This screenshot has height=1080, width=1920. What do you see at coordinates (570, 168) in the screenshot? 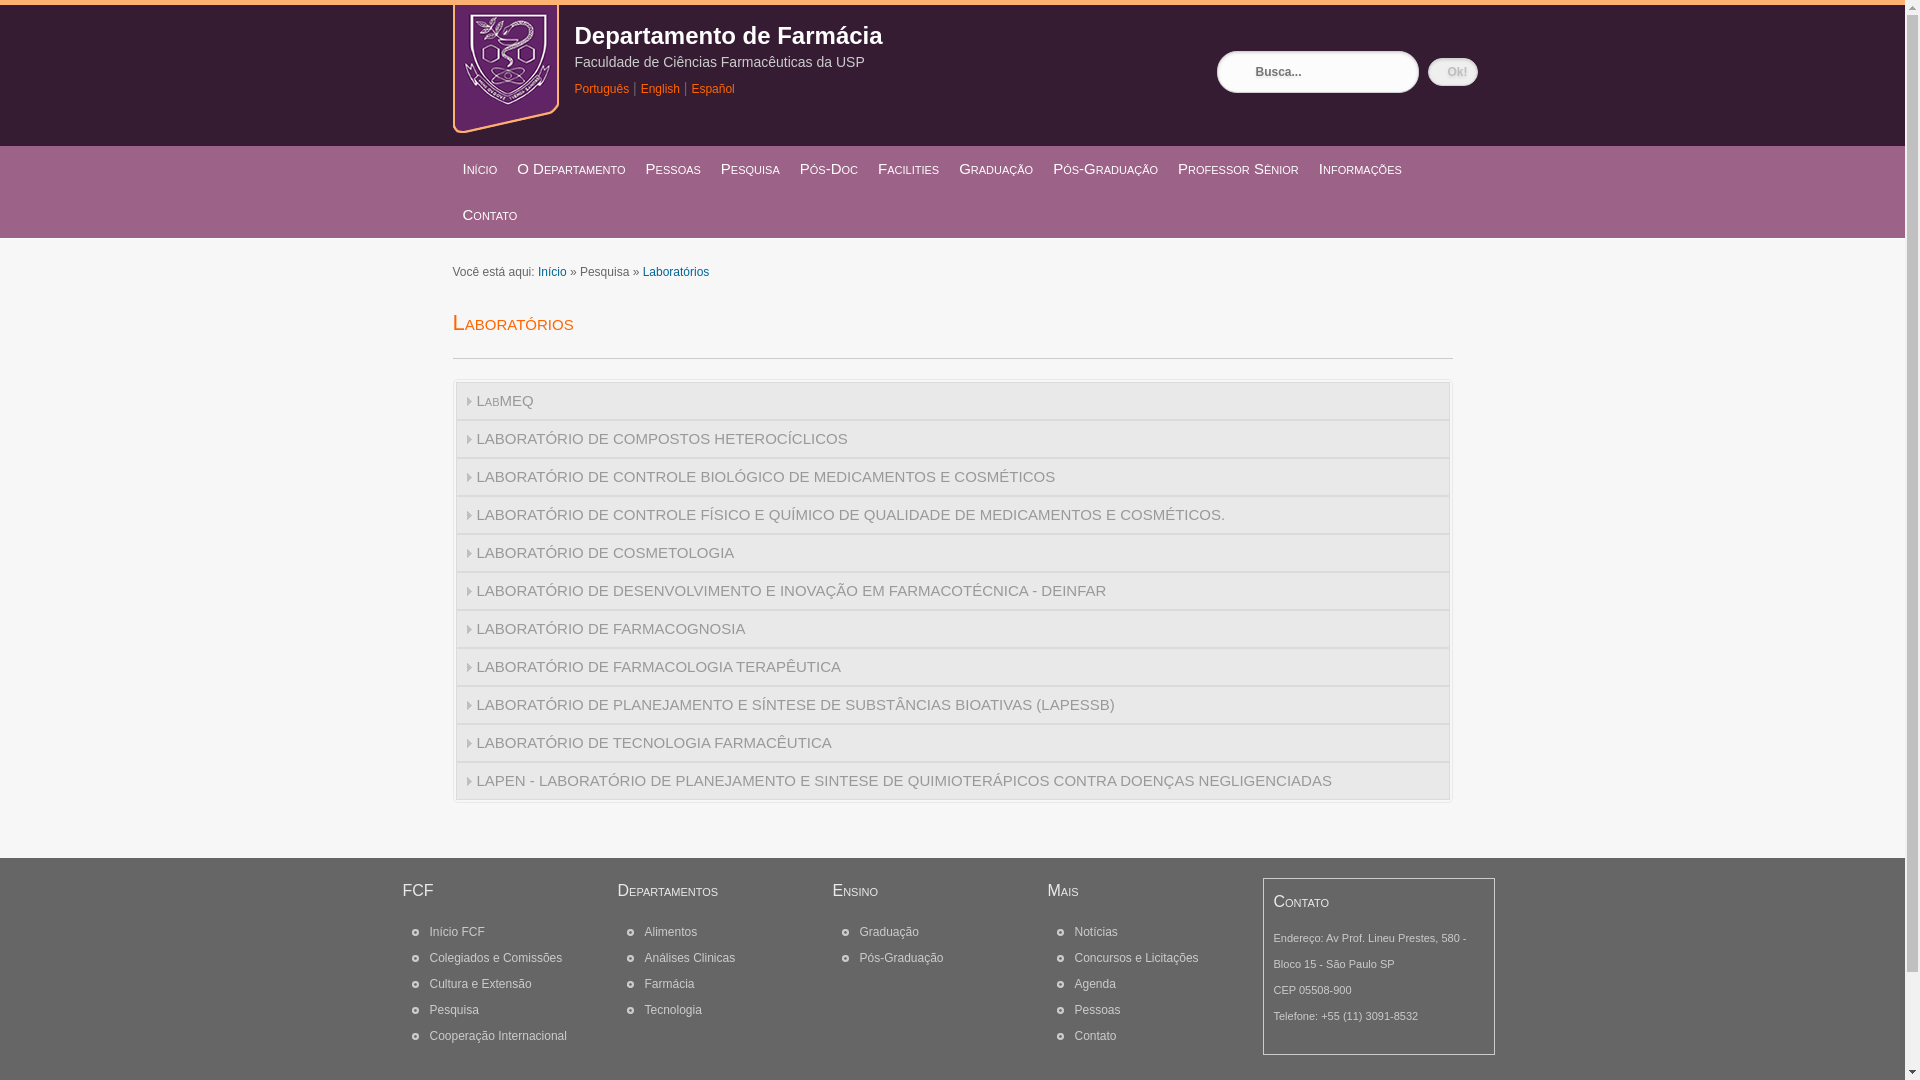
I see `'O Departamento'` at bounding box center [570, 168].